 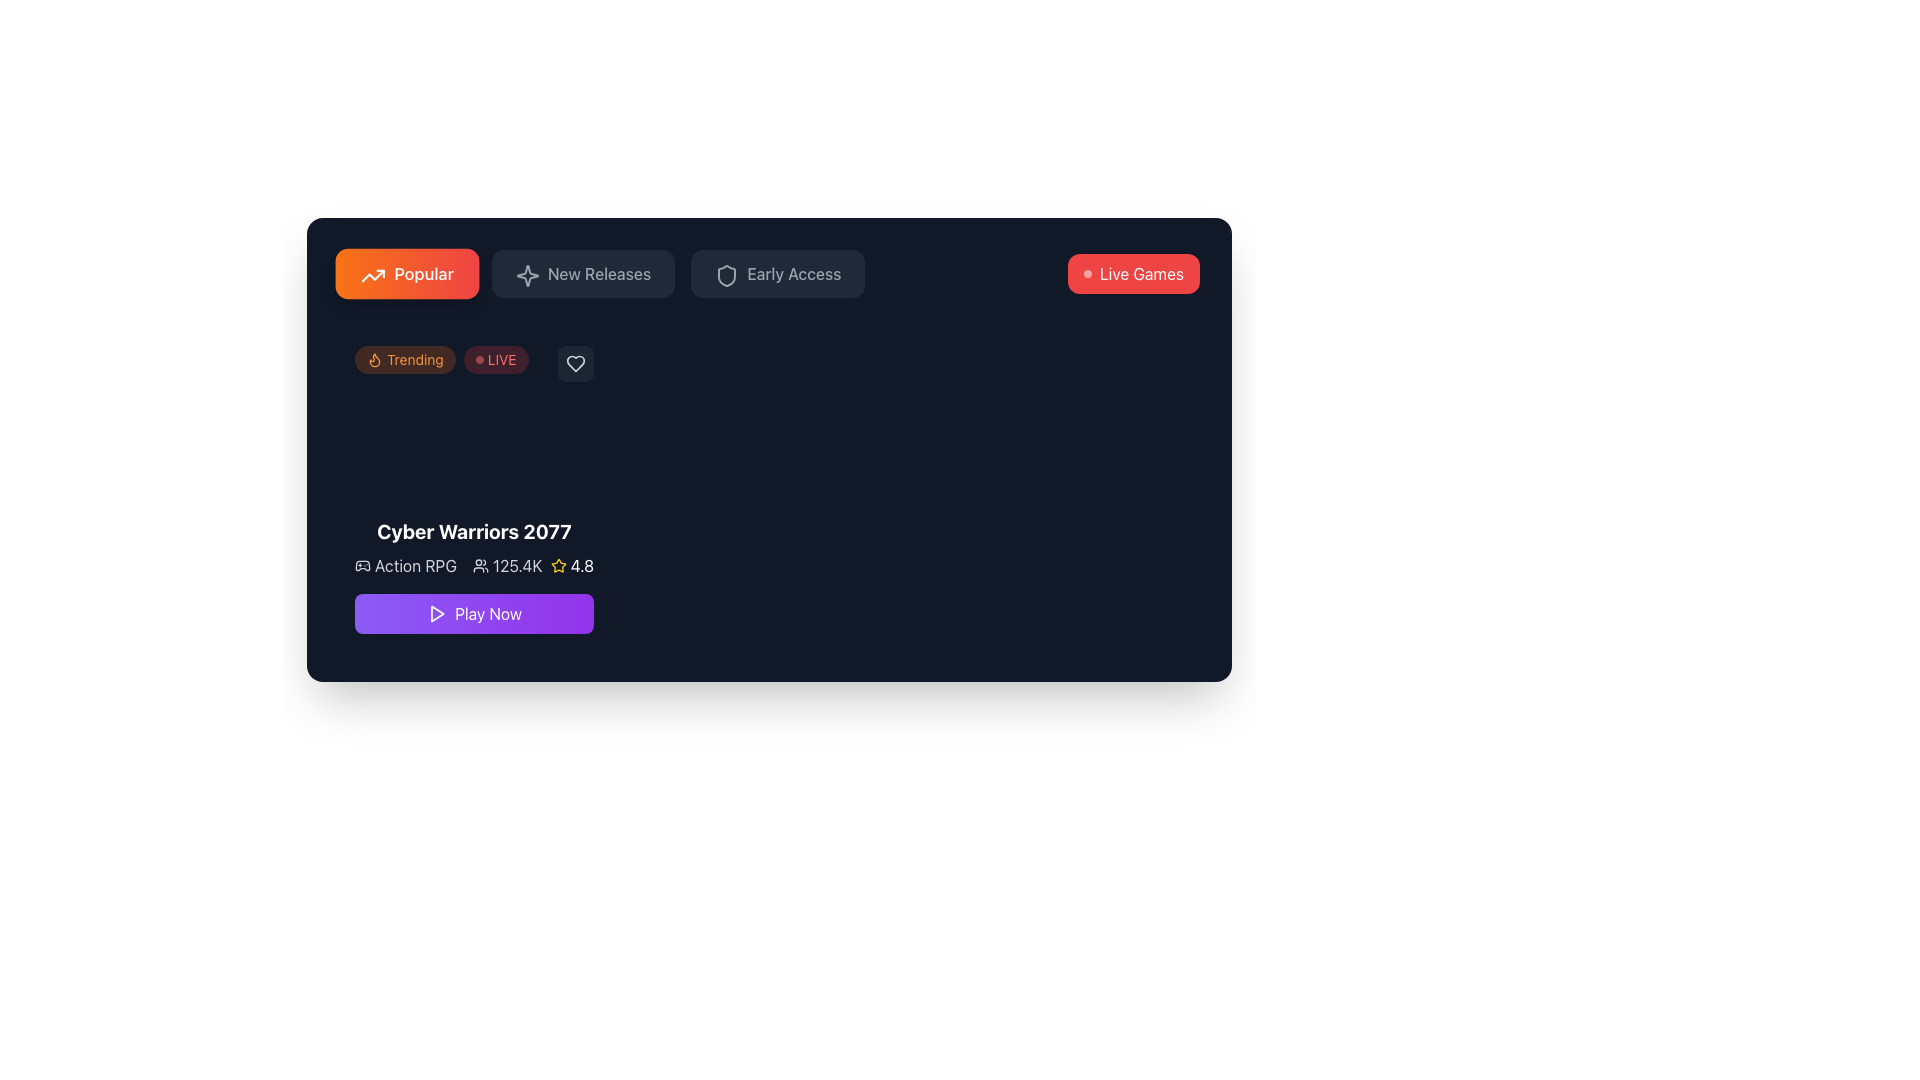 What do you see at coordinates (496, 358) in the screenshot?
I see `the Status label, which is a pill-shaped badge with a dark red background and the text 'LIVE' in light red, located in the 'Trending LIVE' group` at bounding box center [496, 358].